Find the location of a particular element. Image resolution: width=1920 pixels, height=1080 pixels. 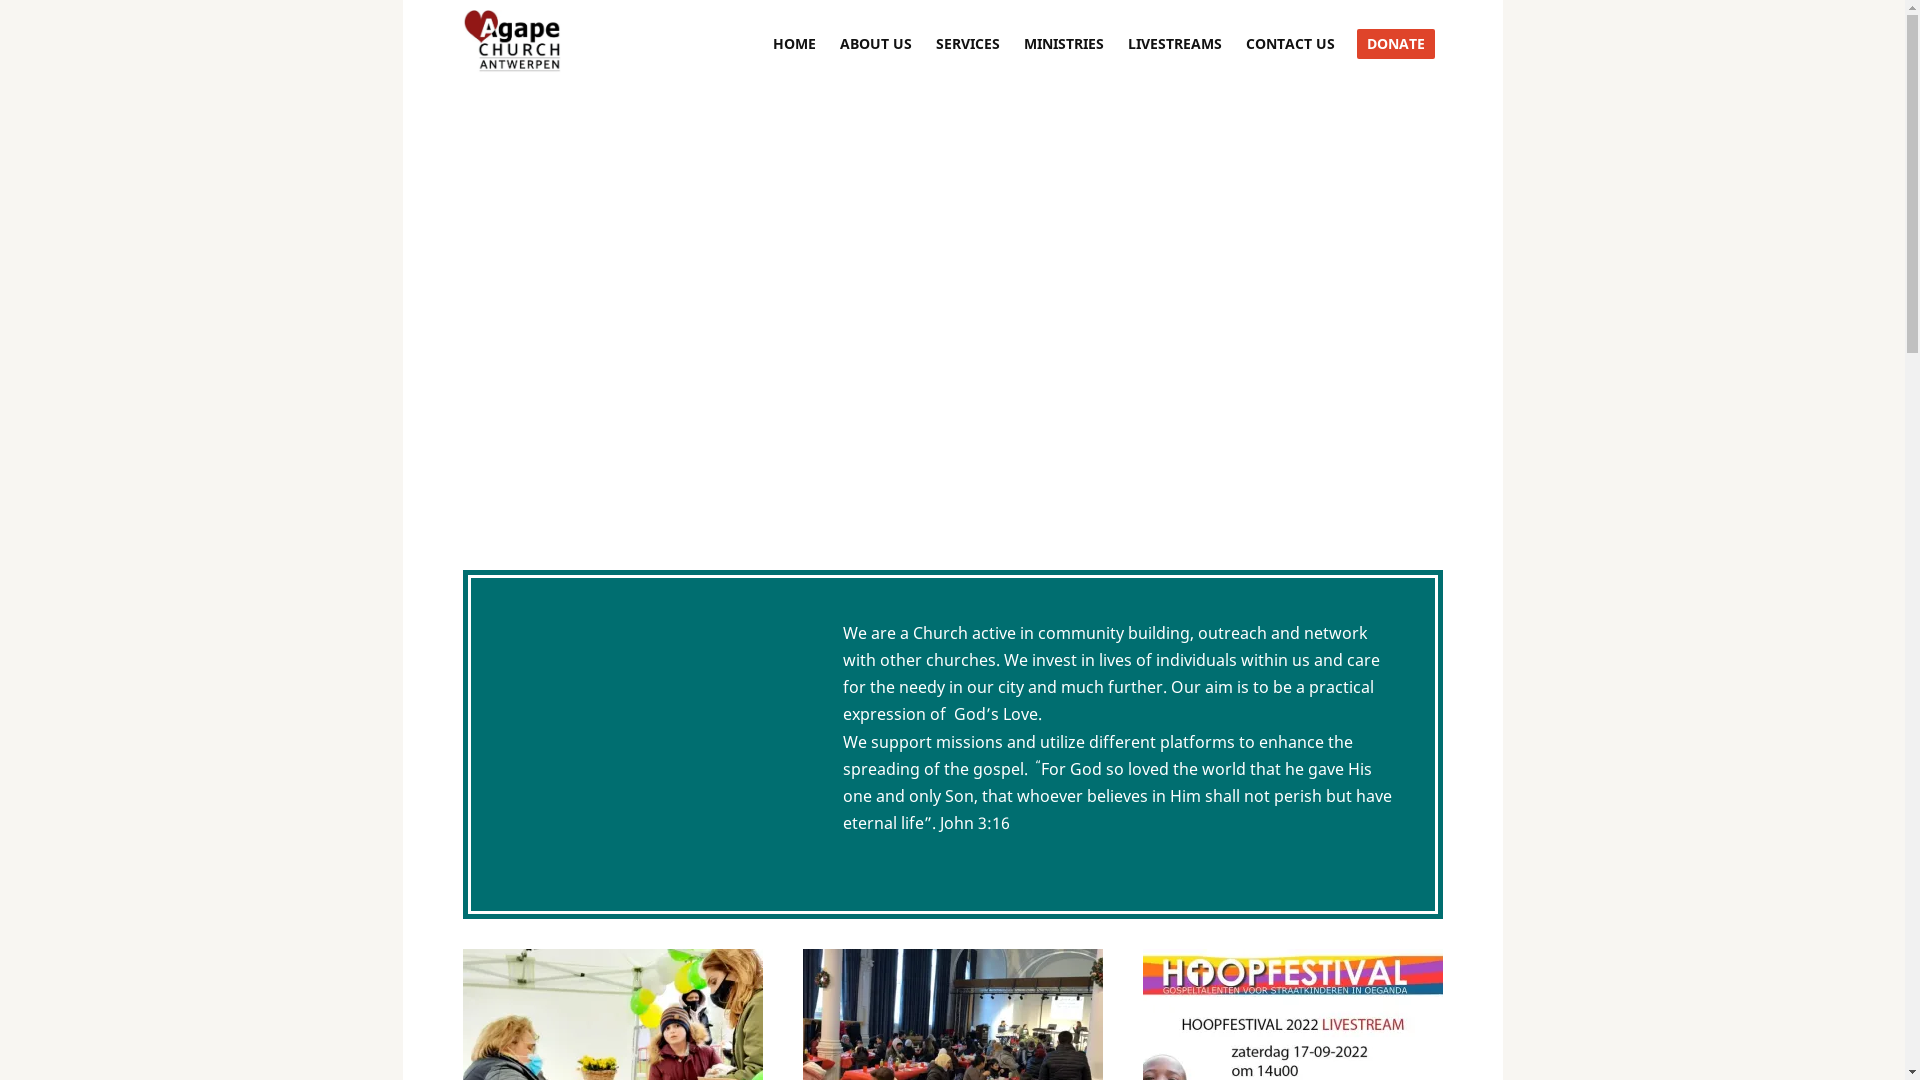

'CONTACT US' is located at coordinates (1242, 43).